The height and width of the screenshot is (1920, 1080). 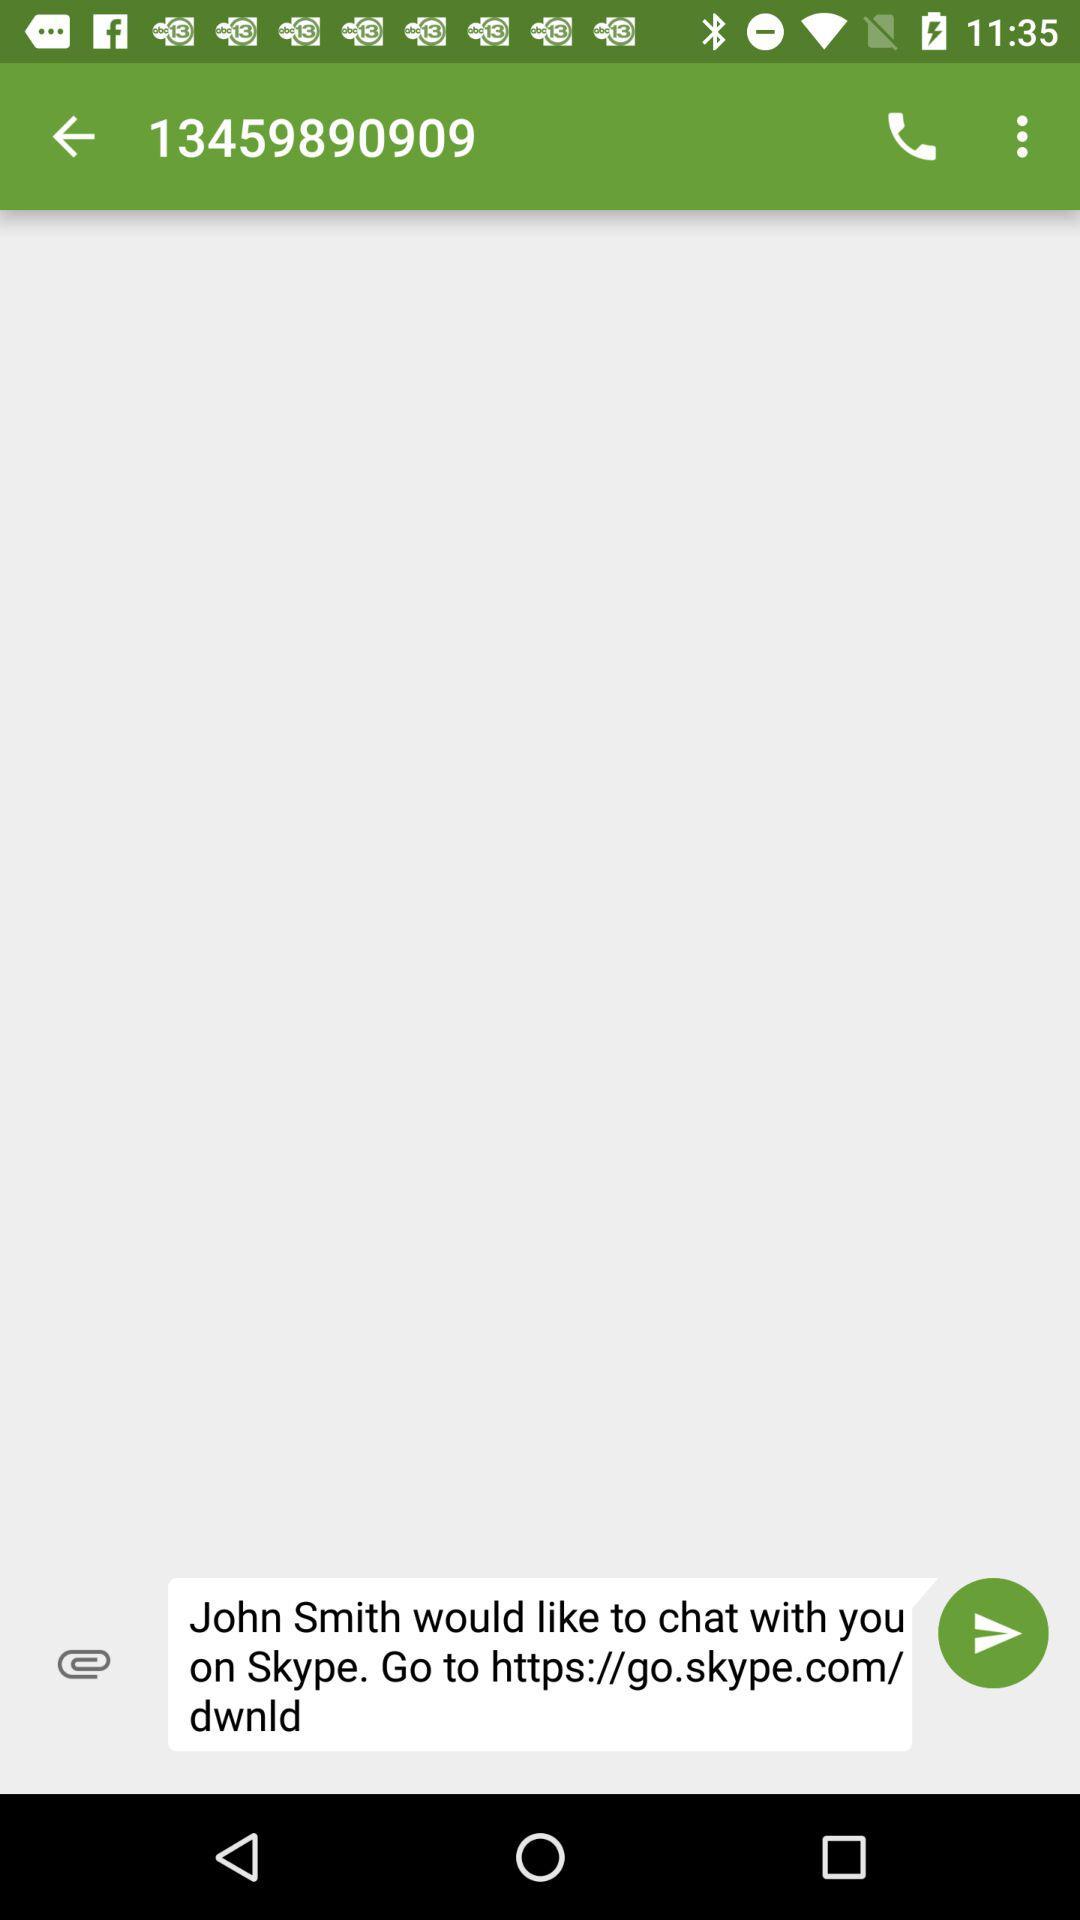 What do you see at coordinates (911, 135) in the screenshot?
I see `the item next to the 13459890909 icon` at bounding box center [911, 135].